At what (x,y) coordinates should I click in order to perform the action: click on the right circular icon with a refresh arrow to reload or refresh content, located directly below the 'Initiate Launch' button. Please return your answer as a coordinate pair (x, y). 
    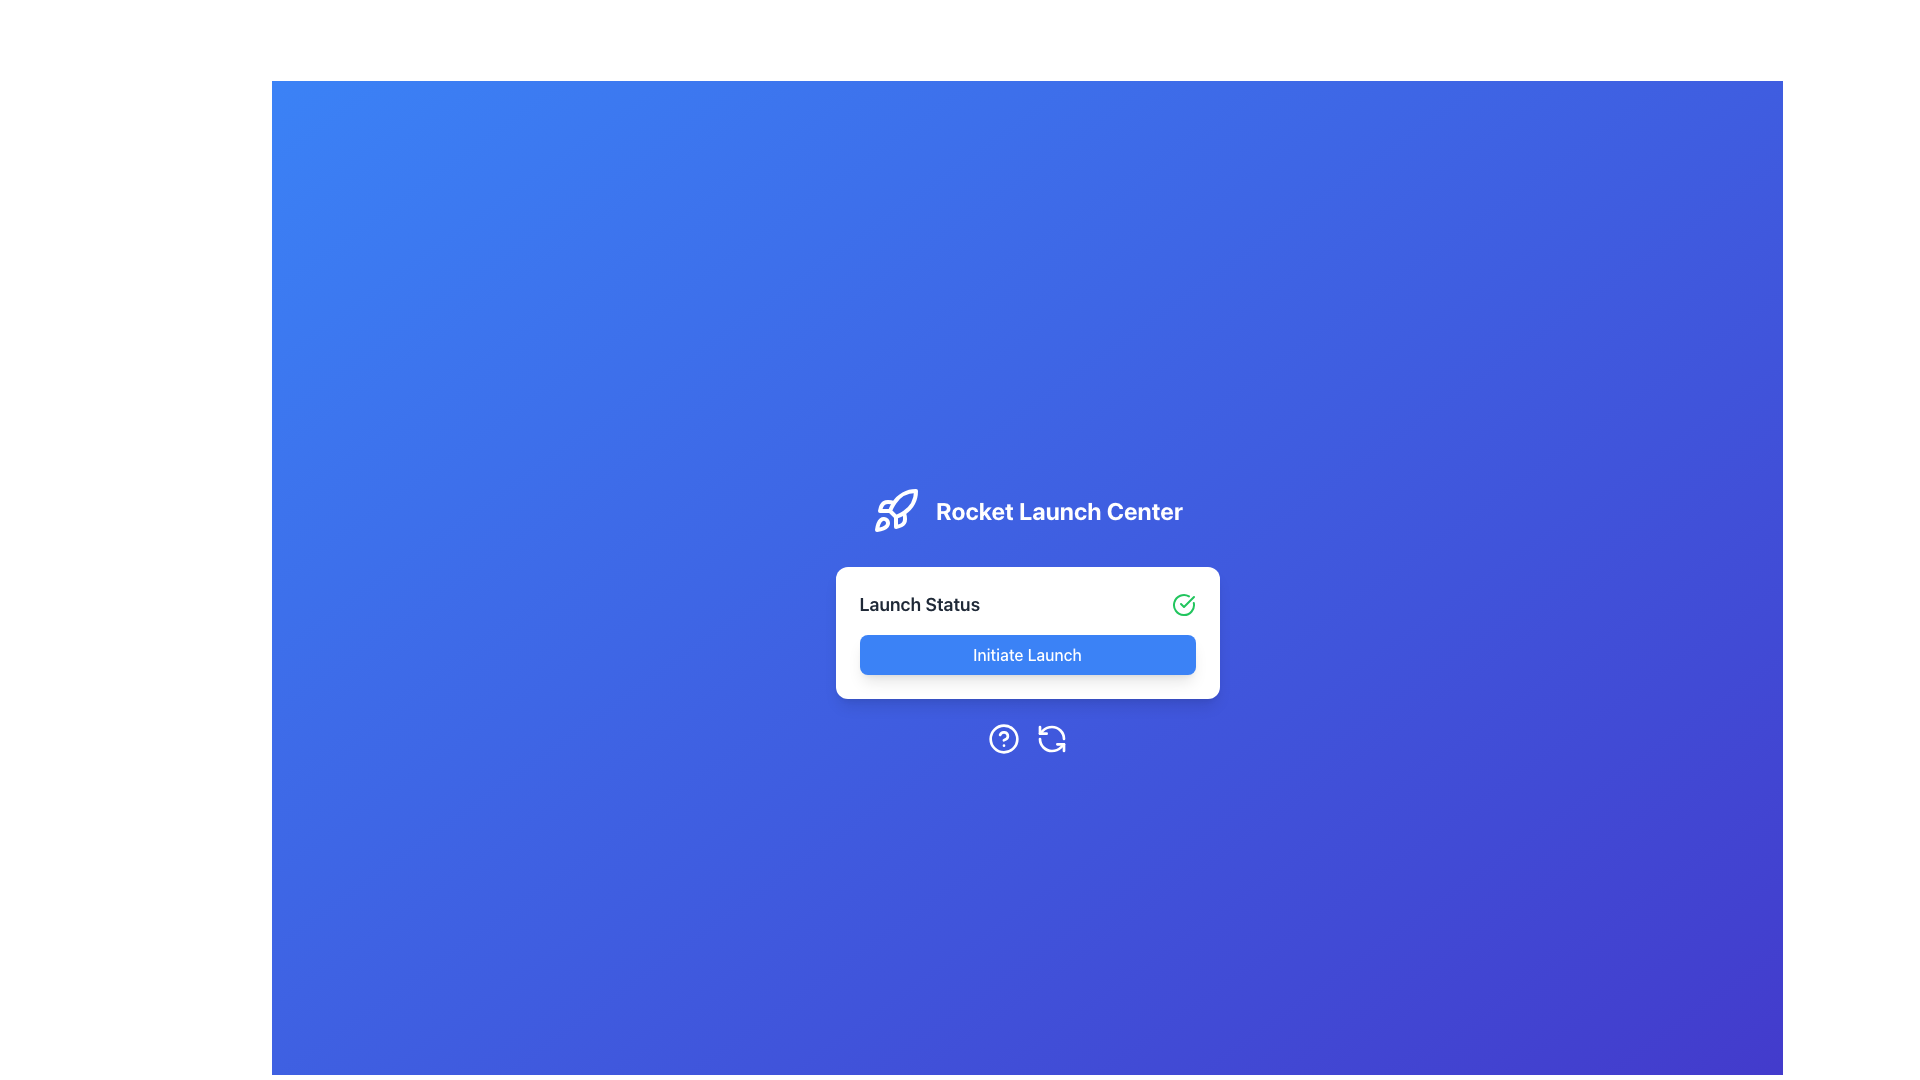
    Looking at the image, I should click on (1027, 739).